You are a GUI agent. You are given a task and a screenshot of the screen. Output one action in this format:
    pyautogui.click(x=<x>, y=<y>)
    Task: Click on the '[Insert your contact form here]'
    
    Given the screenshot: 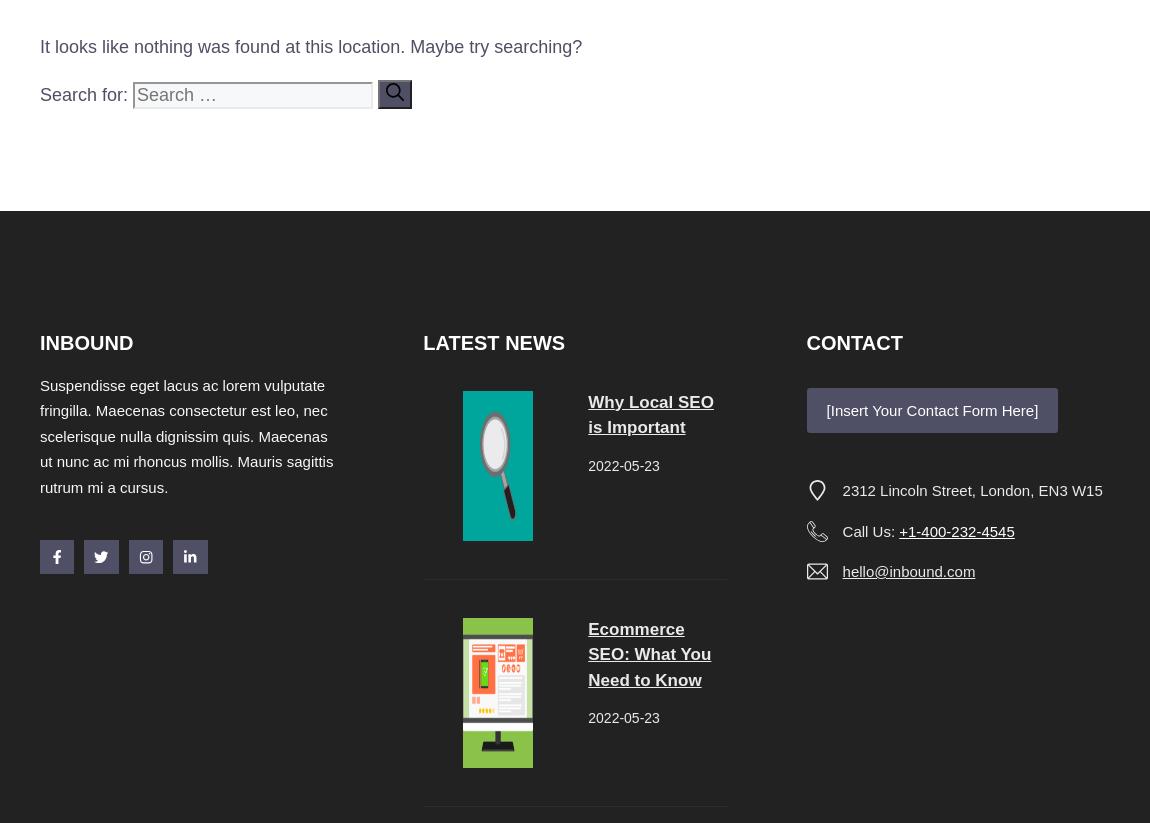 What is the action you would take?
    pyautogui.click(x=931, y=408)
    